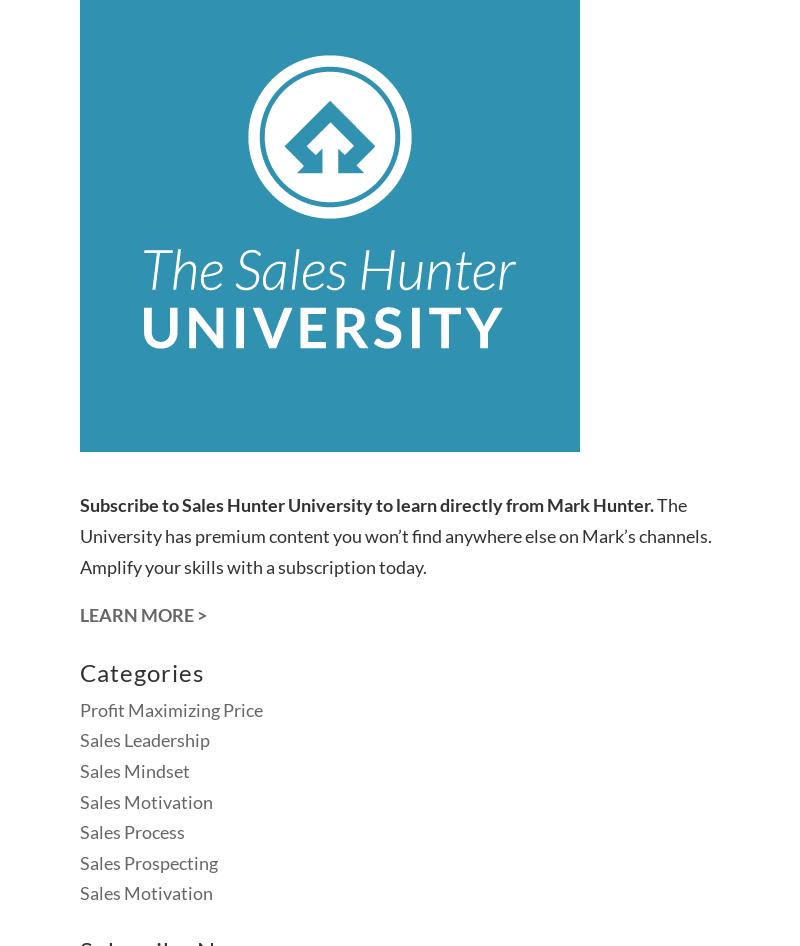  Describe the element at coordinates (131, 832) in the screenshot. I see `'Sales Process'` at that location.